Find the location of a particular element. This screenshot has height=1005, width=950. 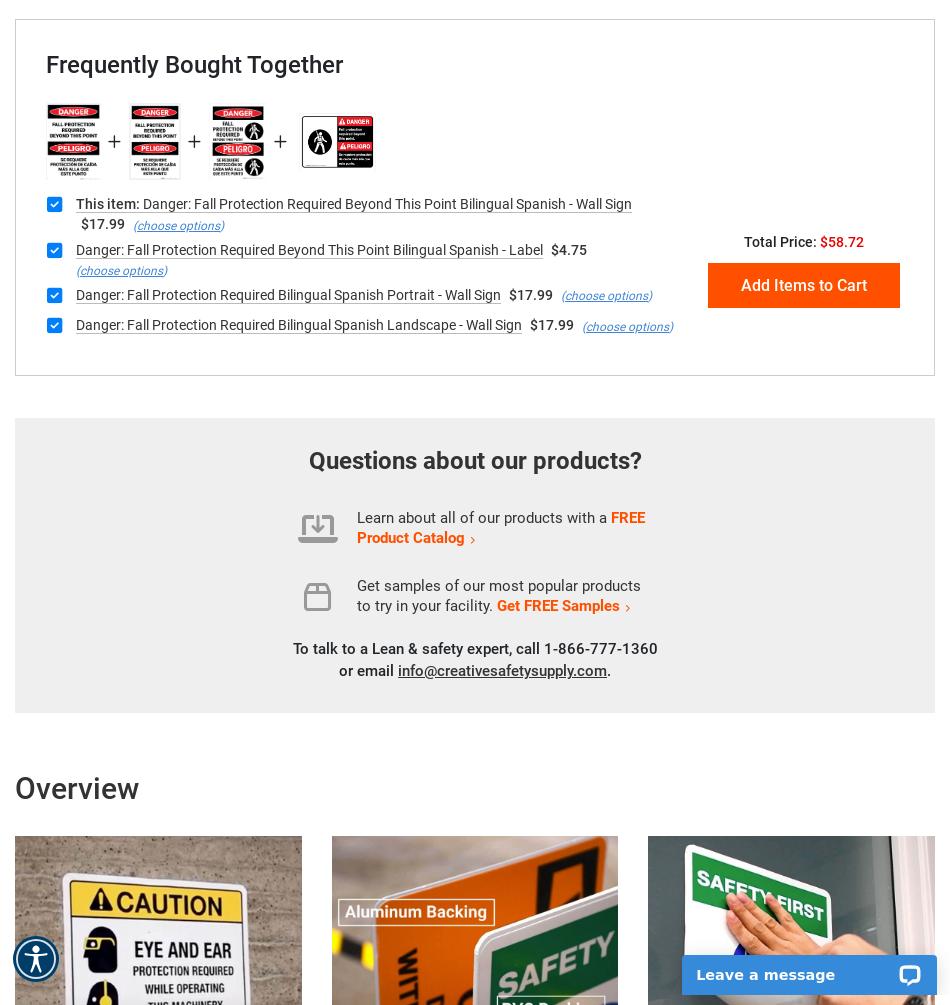

'Frequently Bought Together' is located at coordinates (194, 65).